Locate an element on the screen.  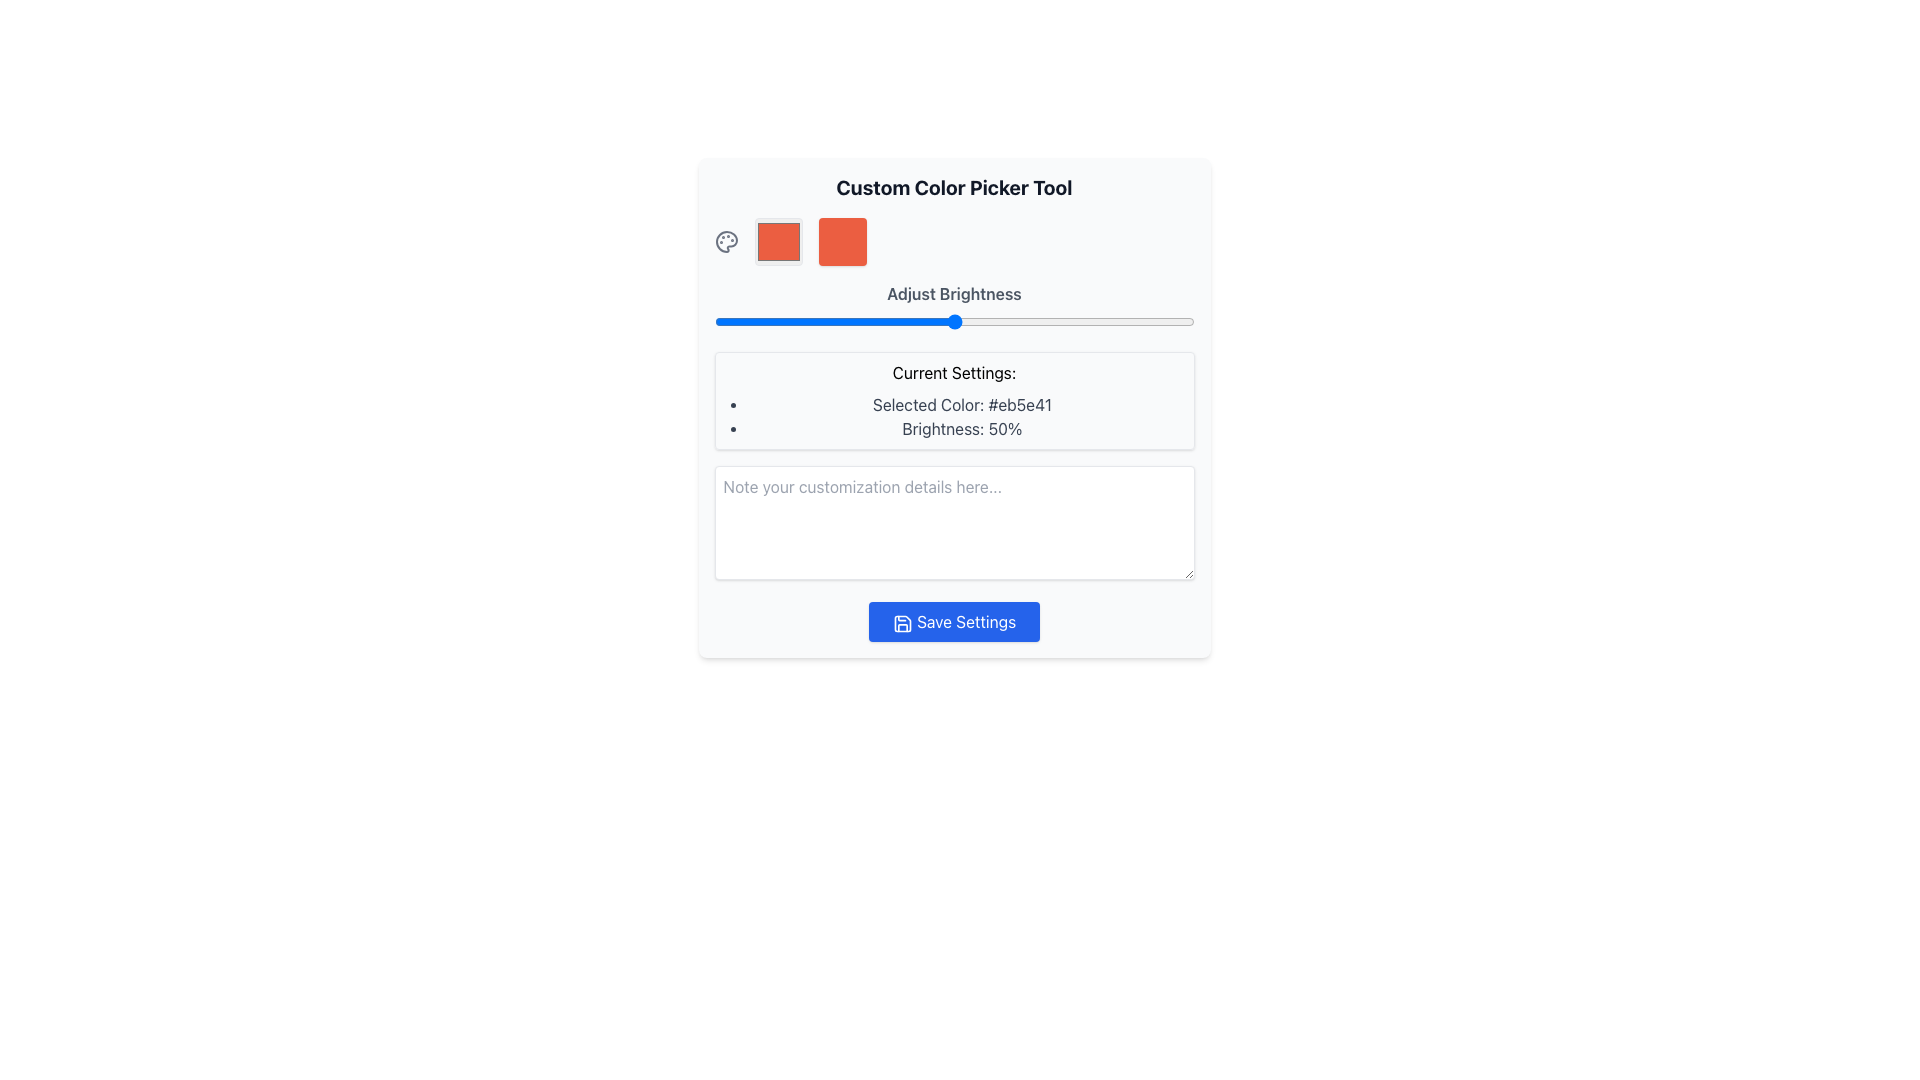
the brightness is located at coordinates (1092, 320).